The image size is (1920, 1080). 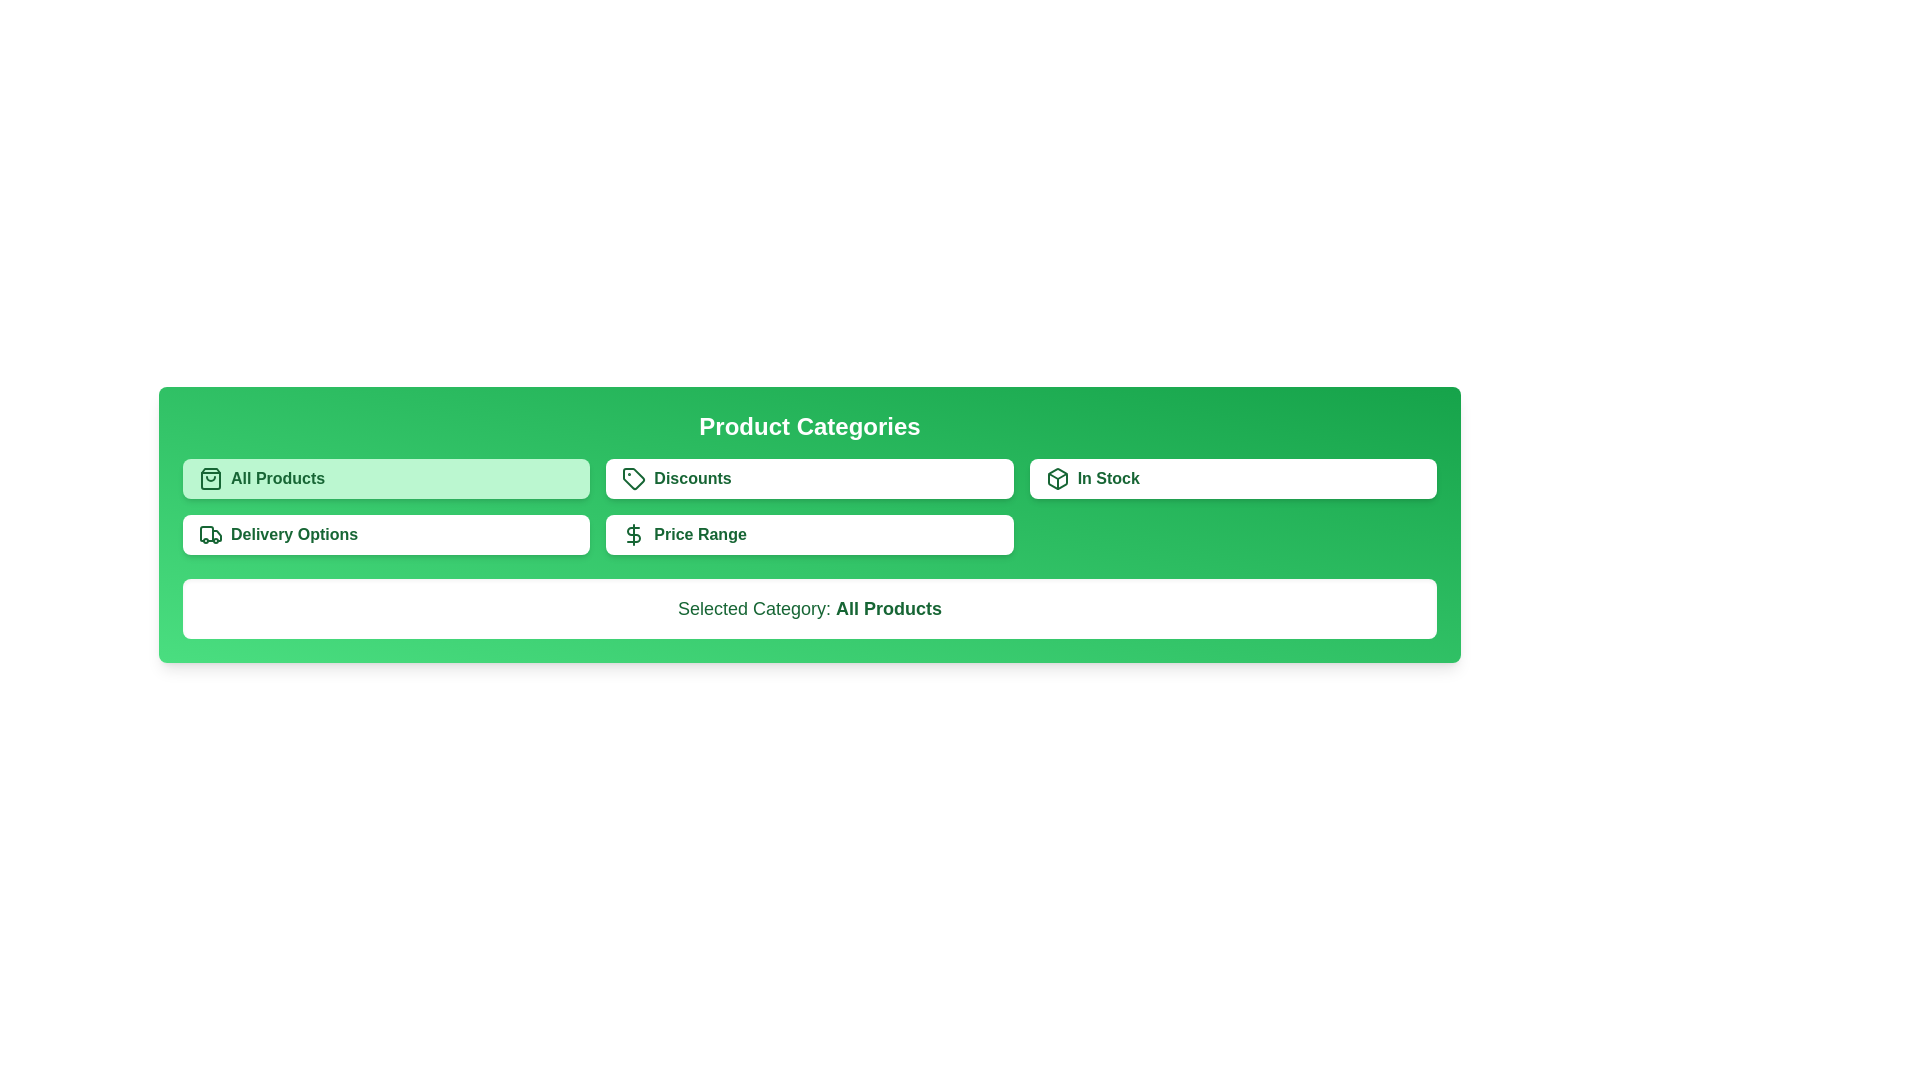 What do you see at coordinates (1107, 478) in the screenshot?
I see `the 'In Stock' text label located on the green rectangular button in the top-right sector of the 'Product Categories' section` at bounding box center [1107, 478].